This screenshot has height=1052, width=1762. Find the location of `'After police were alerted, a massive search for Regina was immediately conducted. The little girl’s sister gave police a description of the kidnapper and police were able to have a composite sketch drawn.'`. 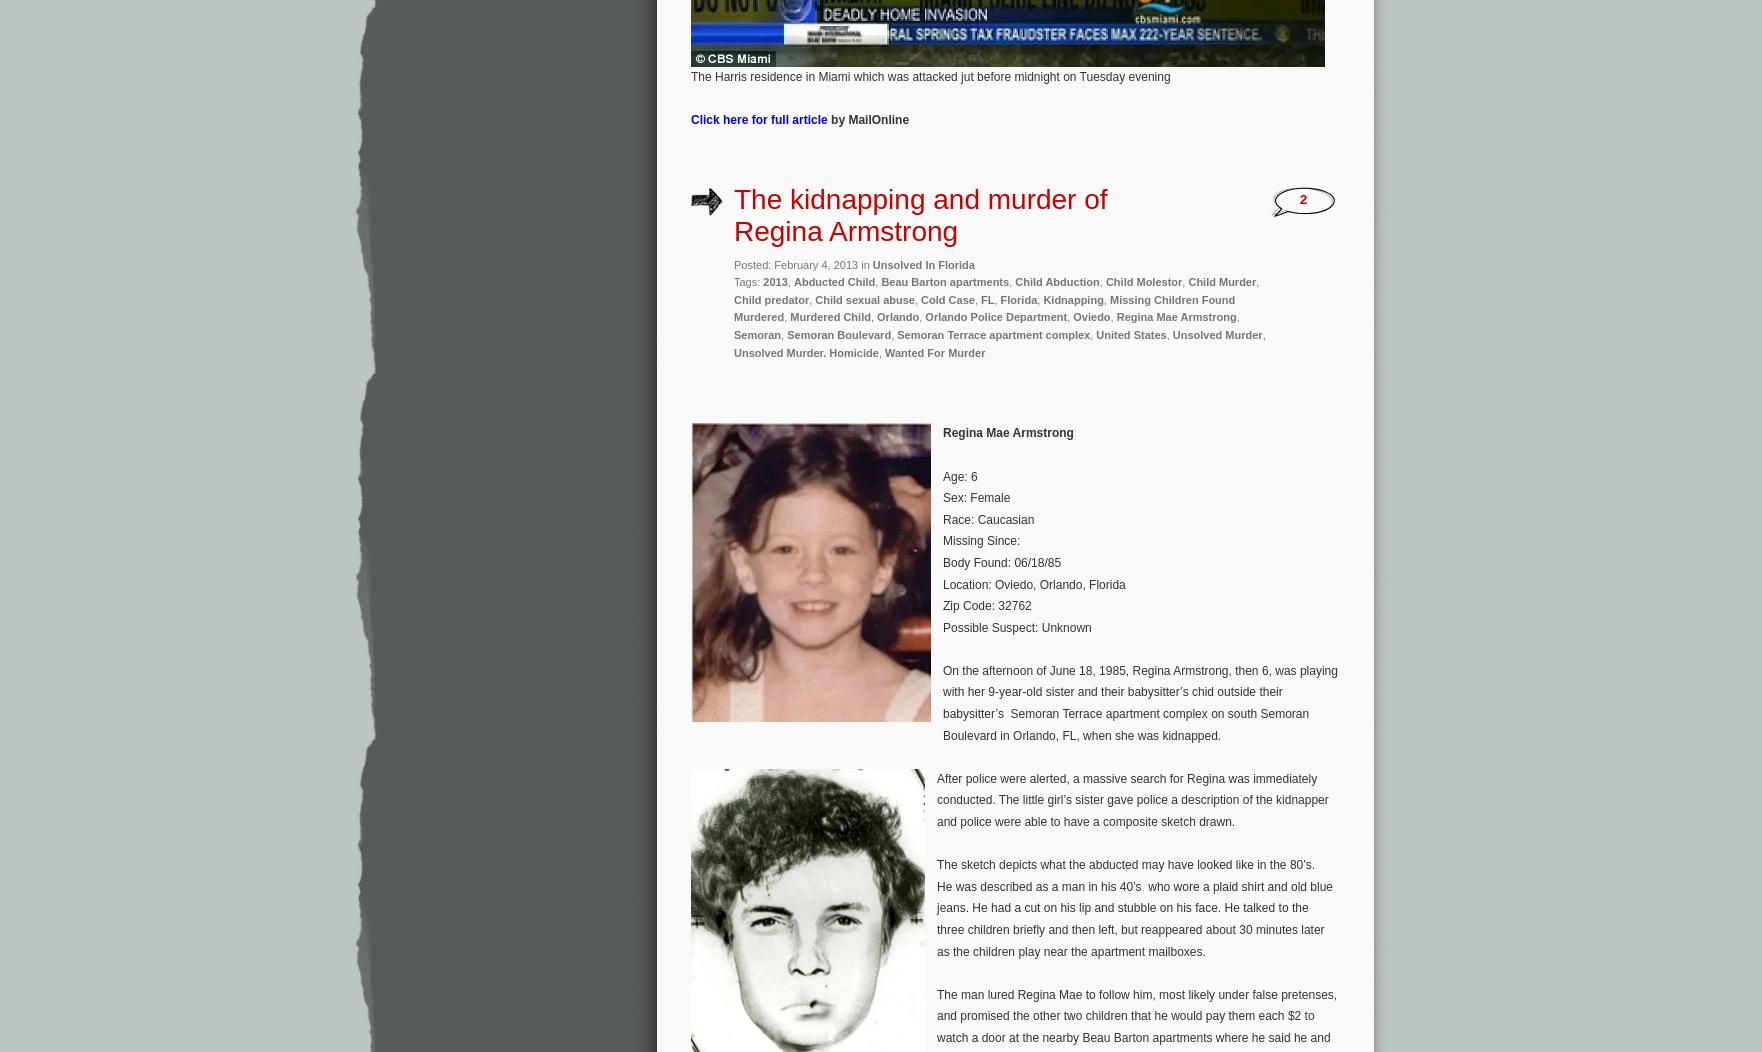

'After police were alerted, a massive search for Regina was immediately conducted. The little girl’s sister gave police a description of the kidnapper and police were able to have a composite sketch drawn.' is located at coordinates (1132, 800).